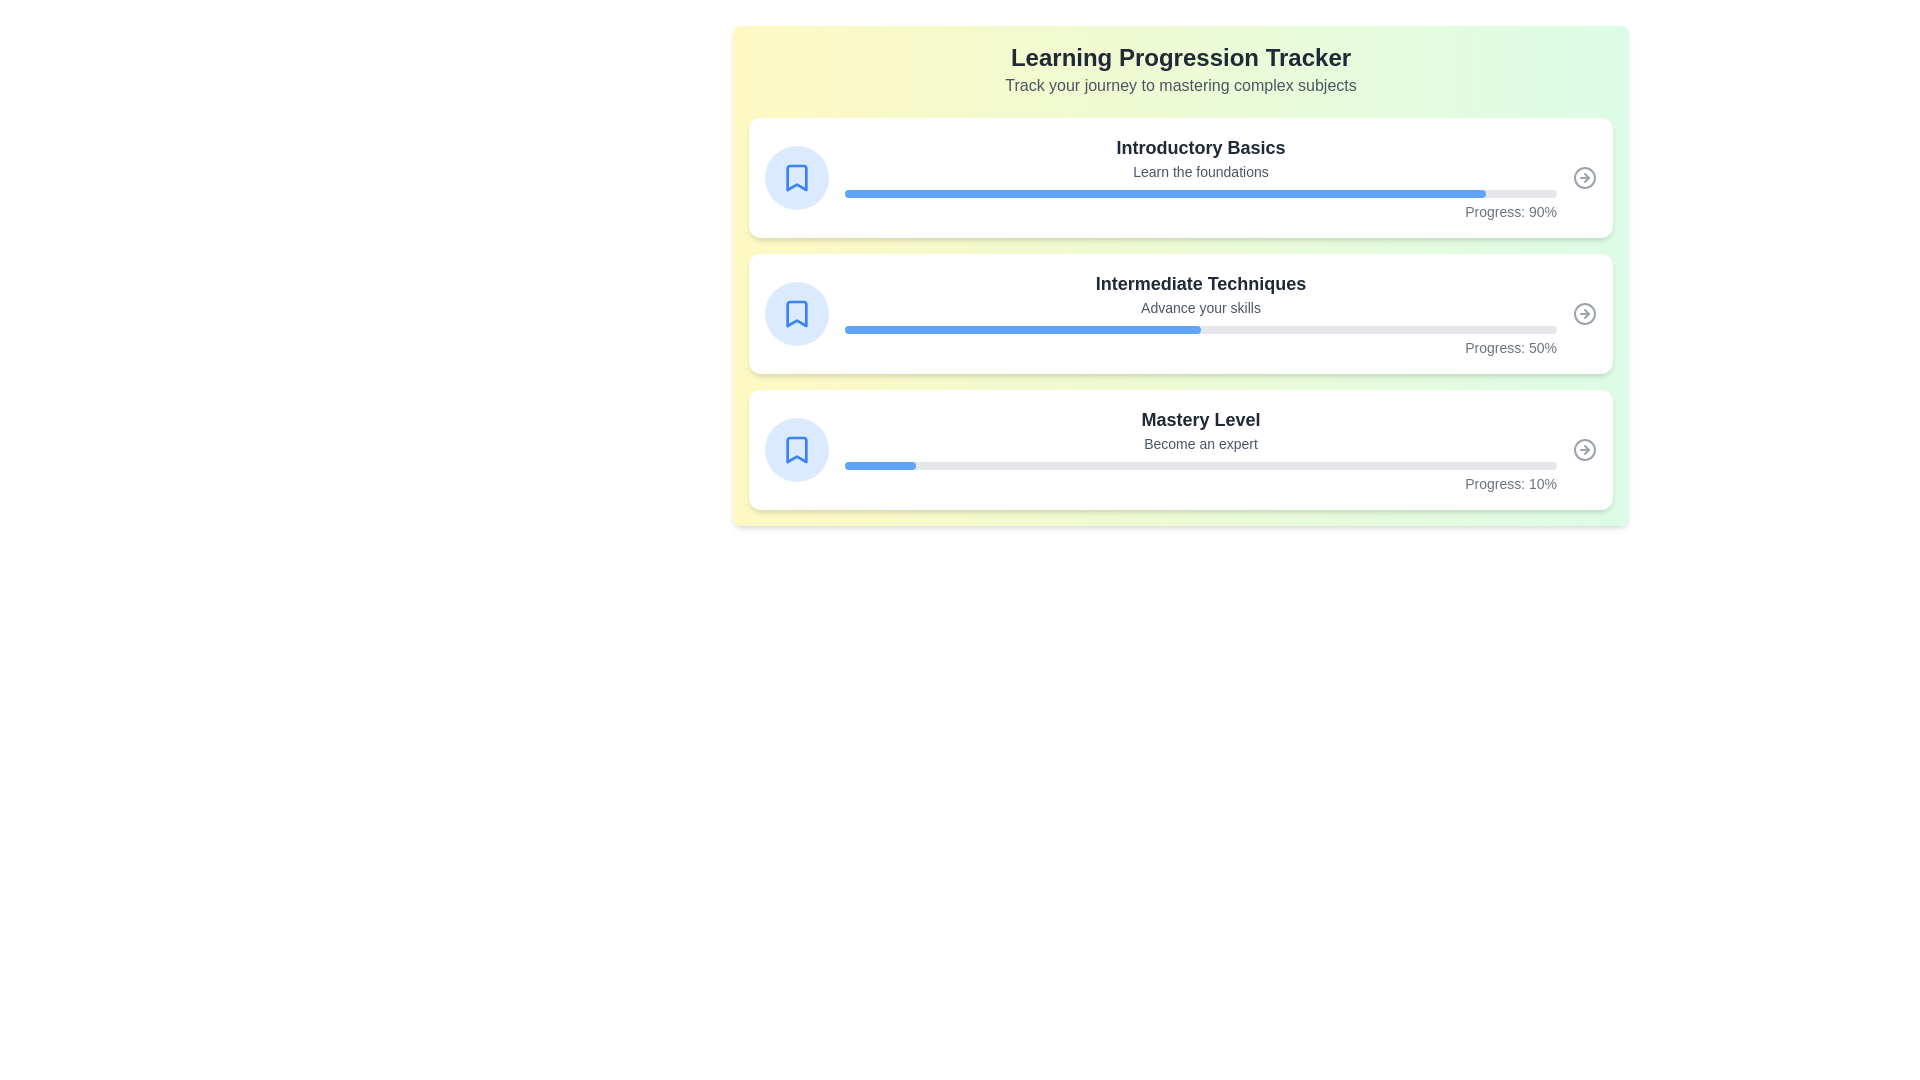 Image resolution: width=1920 pixels, height=1080 pixels. I want to click on the blue progress bar that visually represents approximately 50% progress, located within the 'Intermediate Techniques' sectional card, so click(1022, 329).